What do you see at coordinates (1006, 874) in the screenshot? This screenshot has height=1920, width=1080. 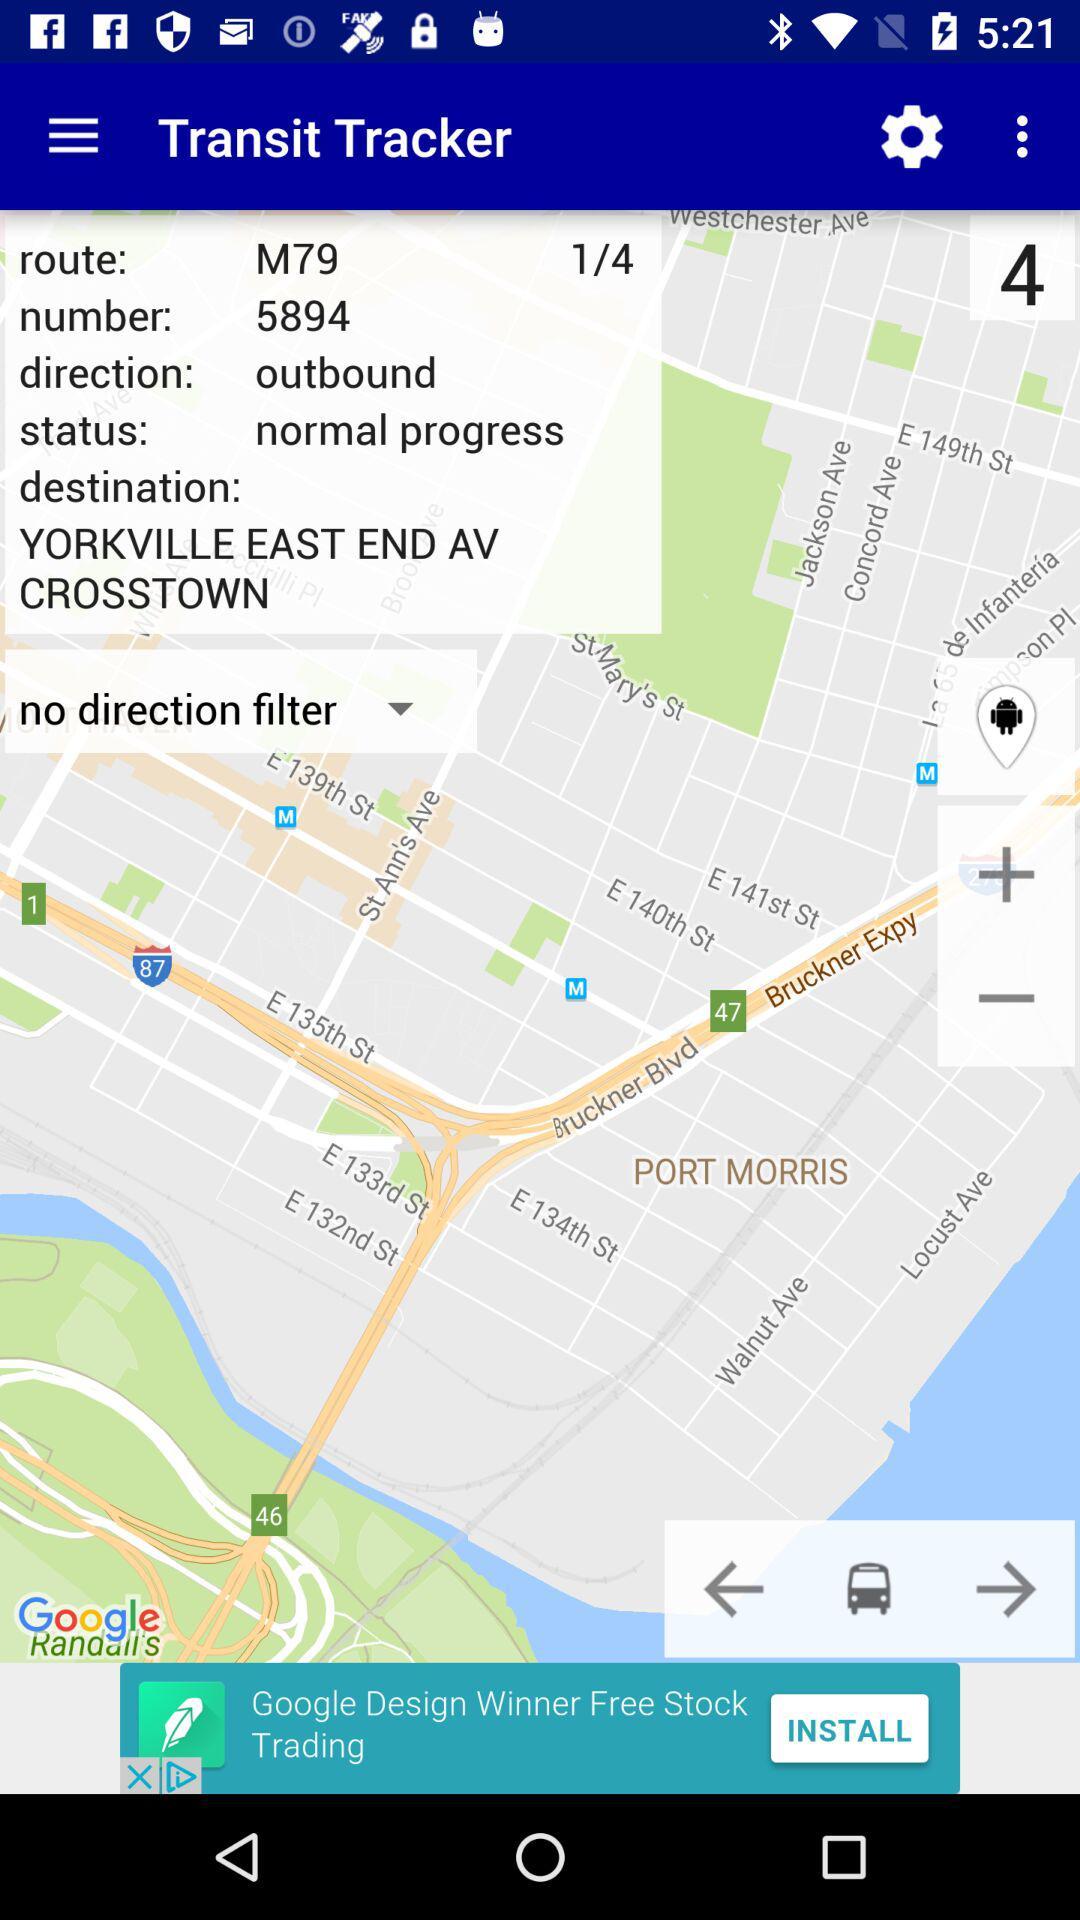 I see `zoom in` at bounding box center [1006, 874].